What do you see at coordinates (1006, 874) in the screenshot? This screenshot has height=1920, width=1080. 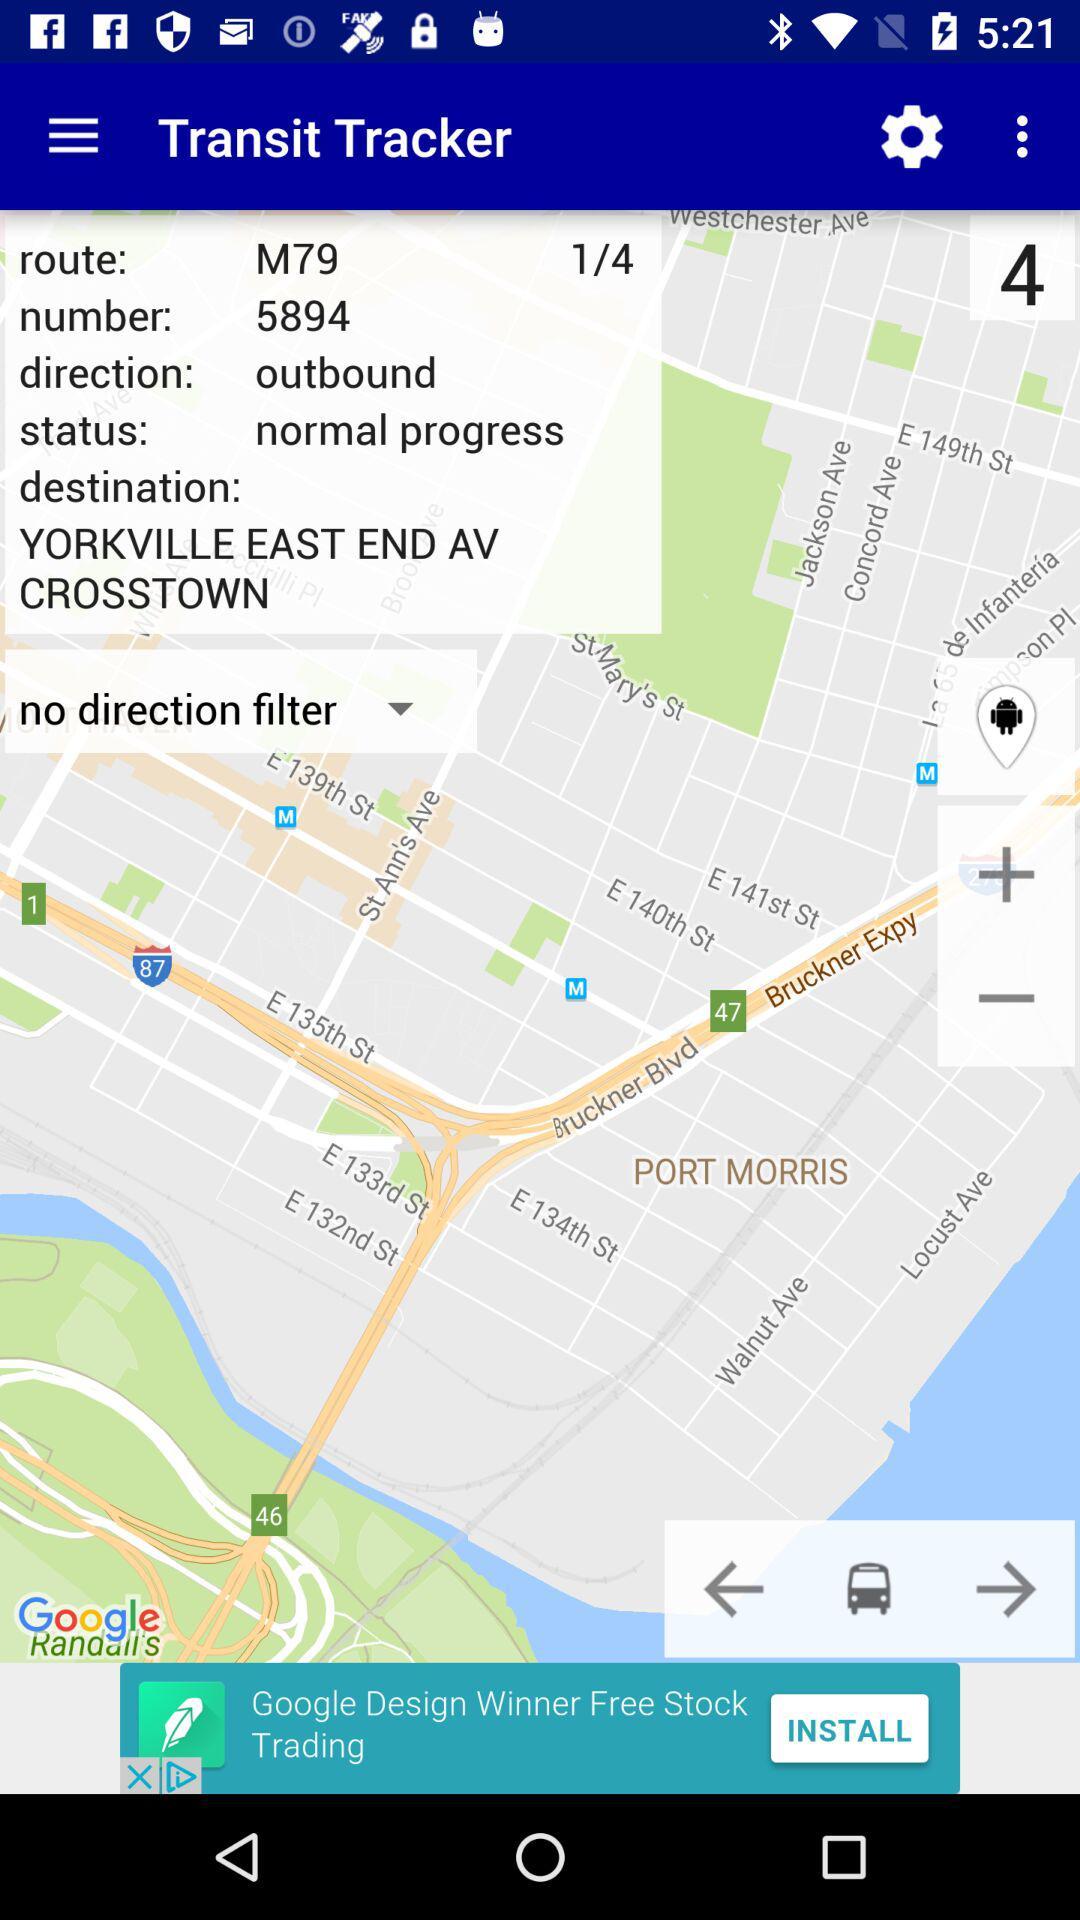 I see `zoom in` at bounding box center [1006, 874].